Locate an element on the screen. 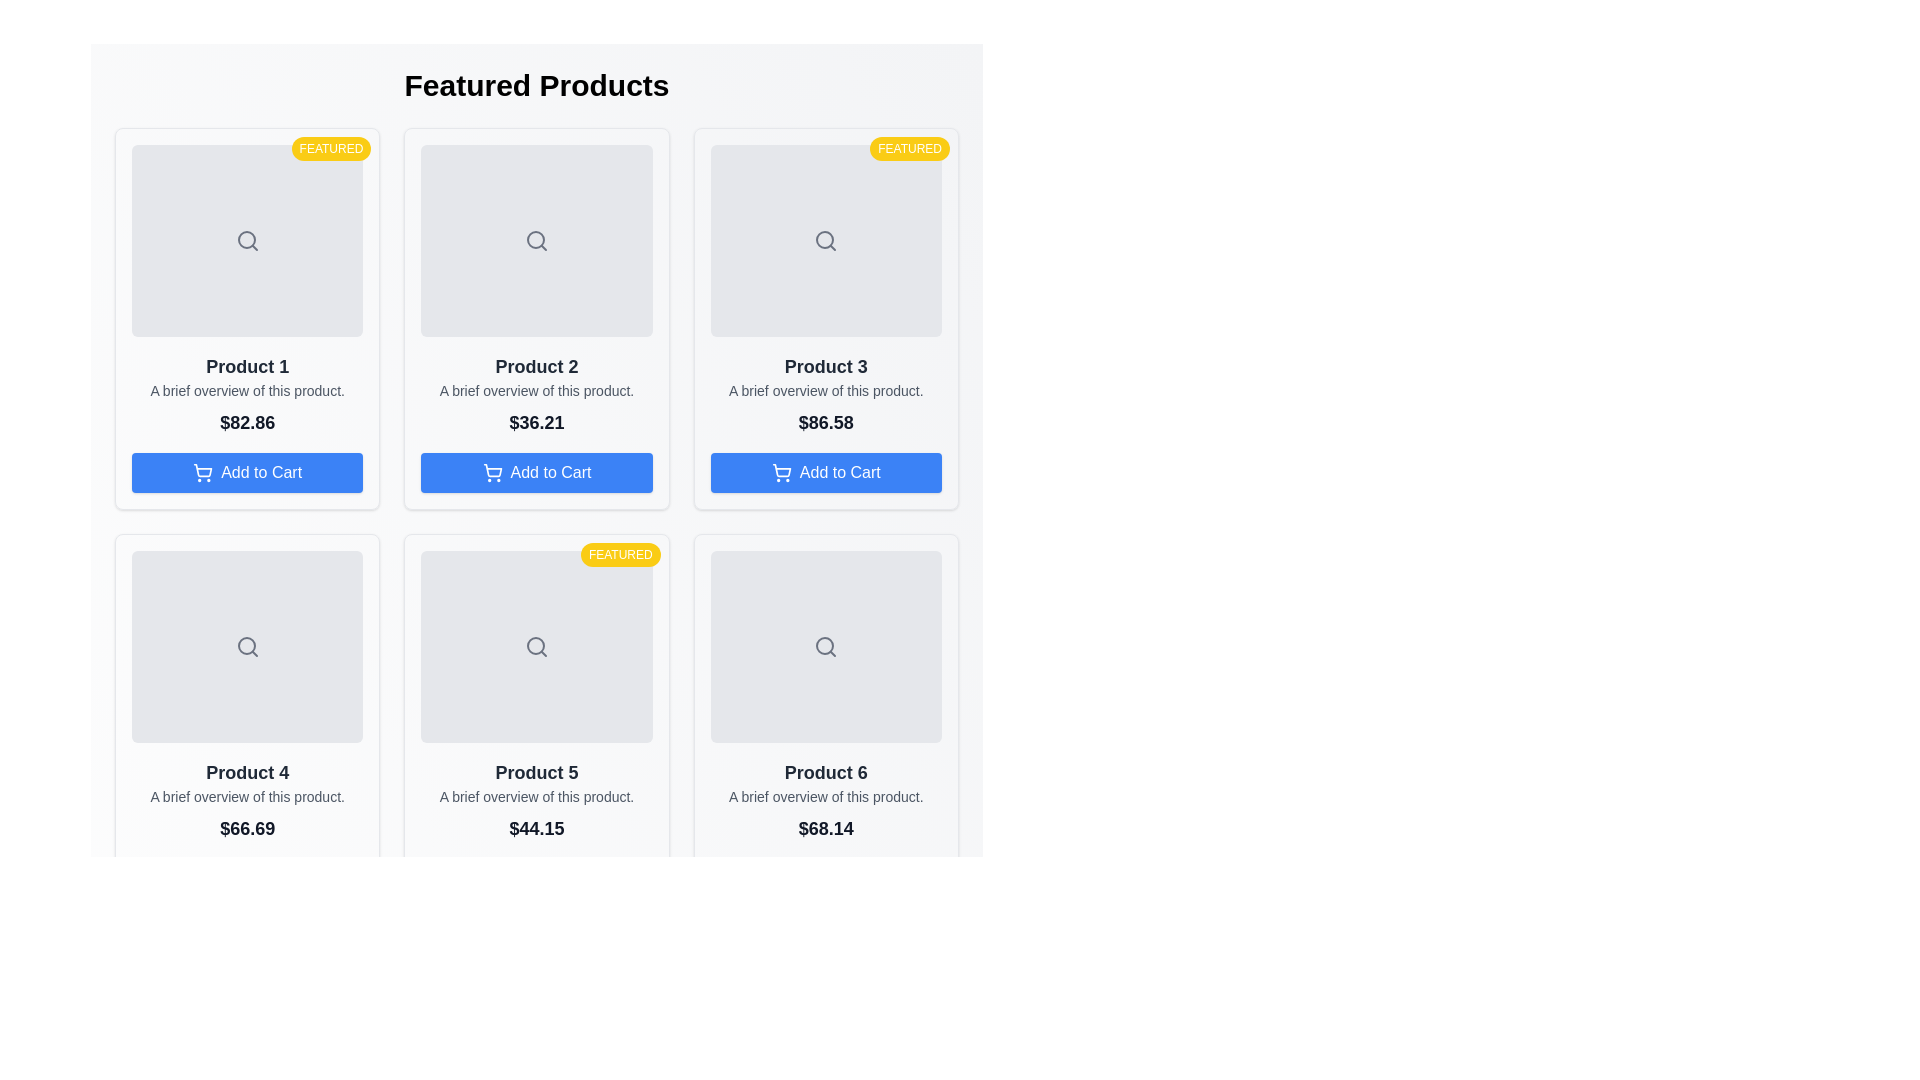  the price text label displaying '$36.21' located in the center column of the 'Product 2' card, positioned above the 'Add to Cart' button is located at coordinates (537, 422).